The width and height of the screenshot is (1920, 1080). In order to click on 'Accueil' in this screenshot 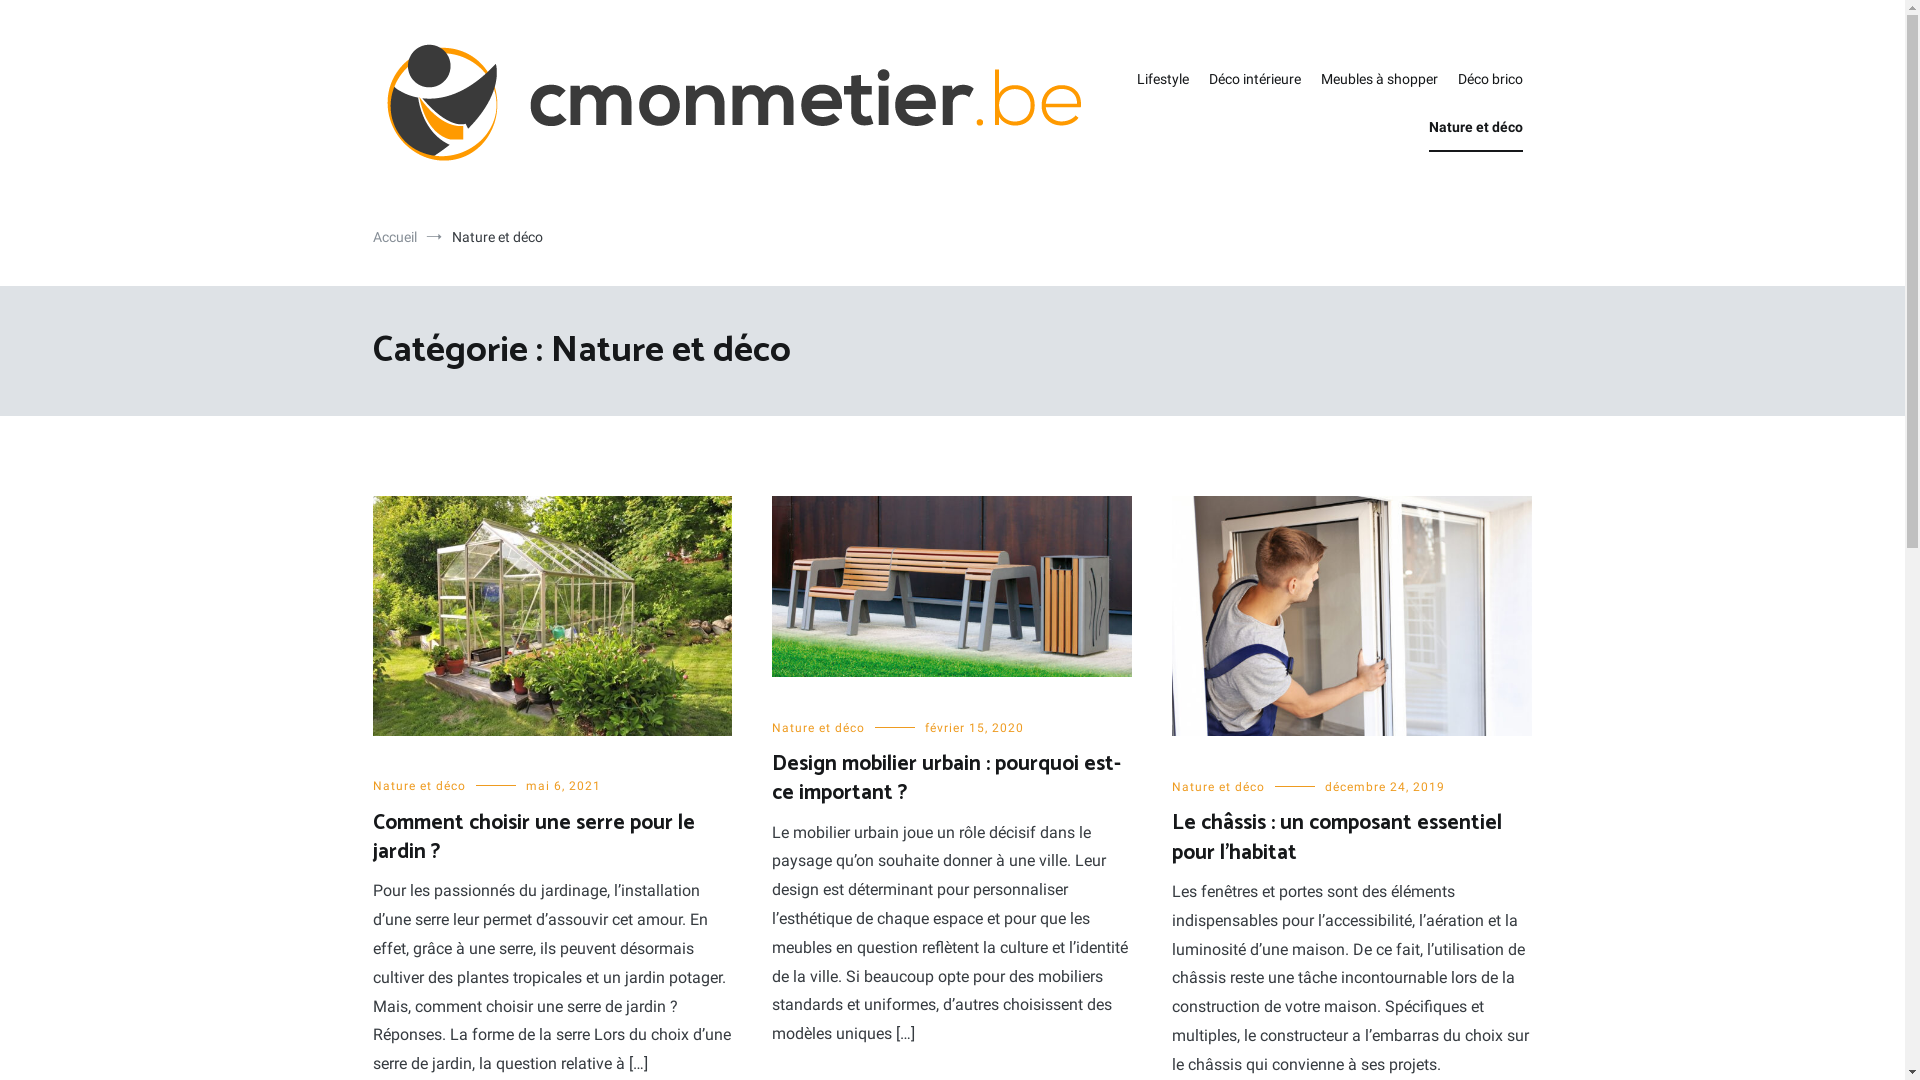, I will do `click(393, 235)`.